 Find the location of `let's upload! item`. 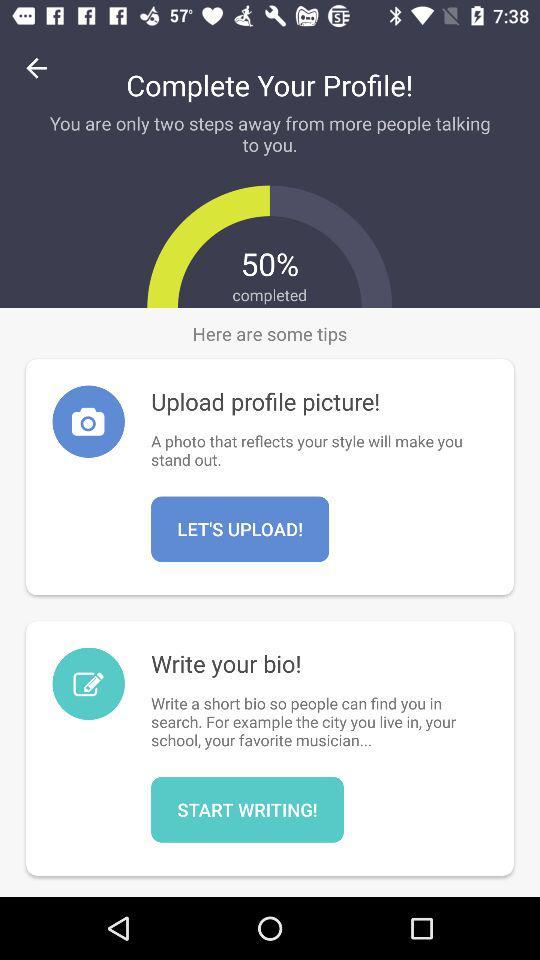

let's upload! item is located at coordinates (240, 528).